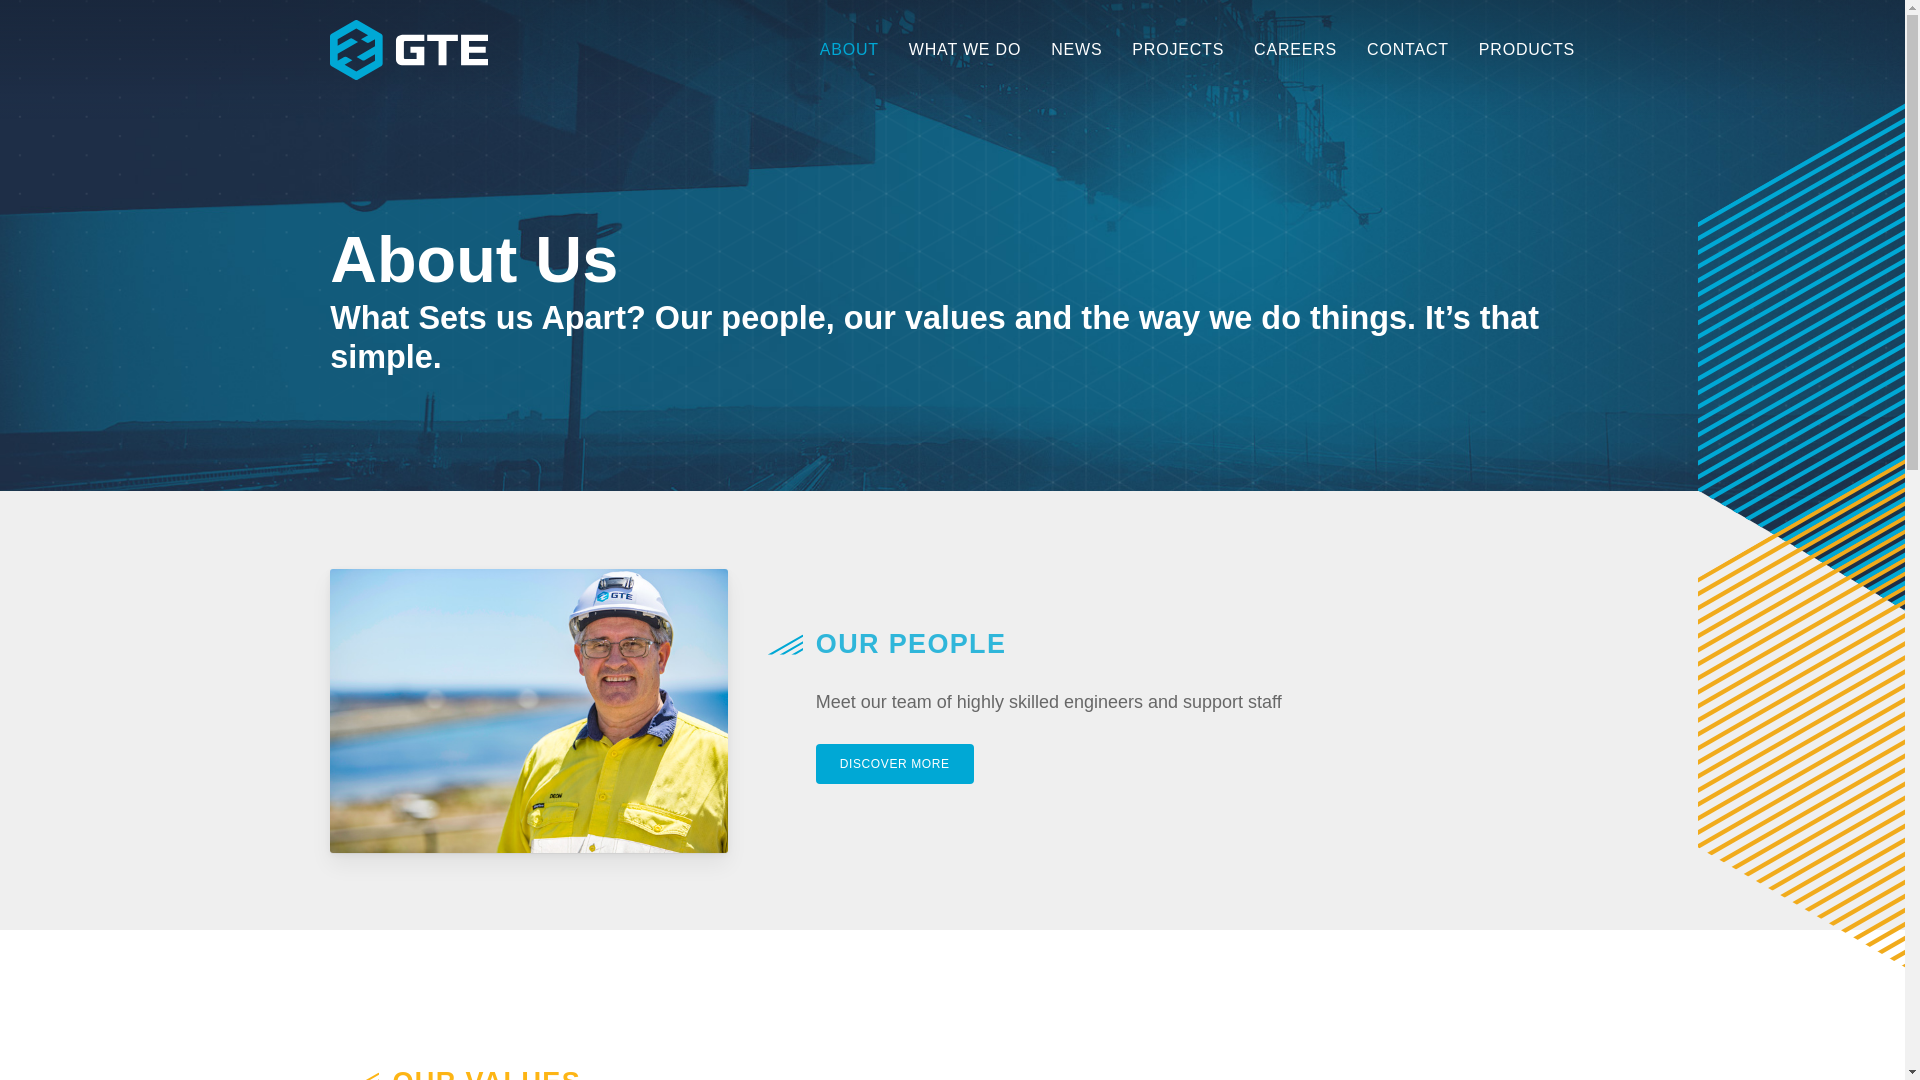 This screenshot has height=1080, width=1920. Describe the element at coordinates (910, 644) in the screenshot. I see `'OUR PEOPLE'` at that location.